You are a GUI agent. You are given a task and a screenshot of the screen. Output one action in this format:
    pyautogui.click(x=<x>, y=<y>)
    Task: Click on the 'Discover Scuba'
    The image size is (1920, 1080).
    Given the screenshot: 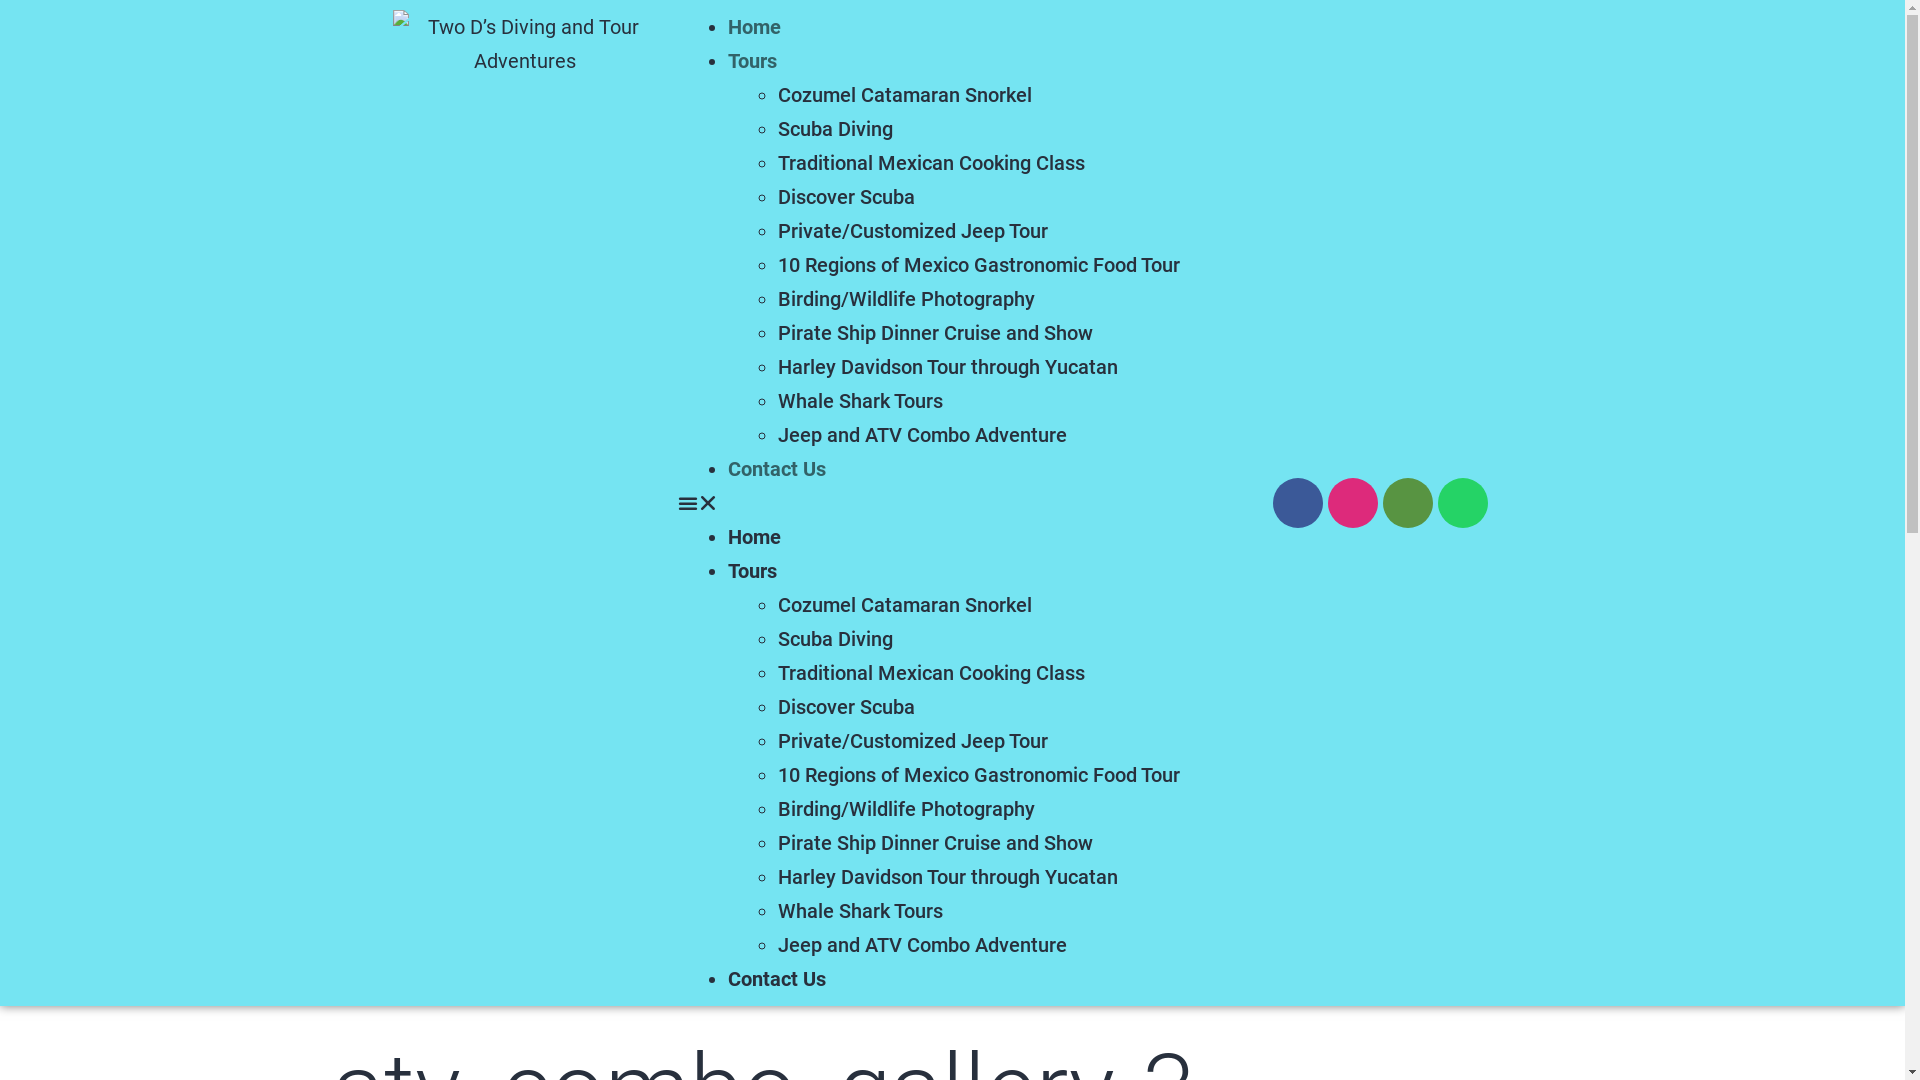 What is the action you would take?
    pyautogui.click(x=846, y=196)
    